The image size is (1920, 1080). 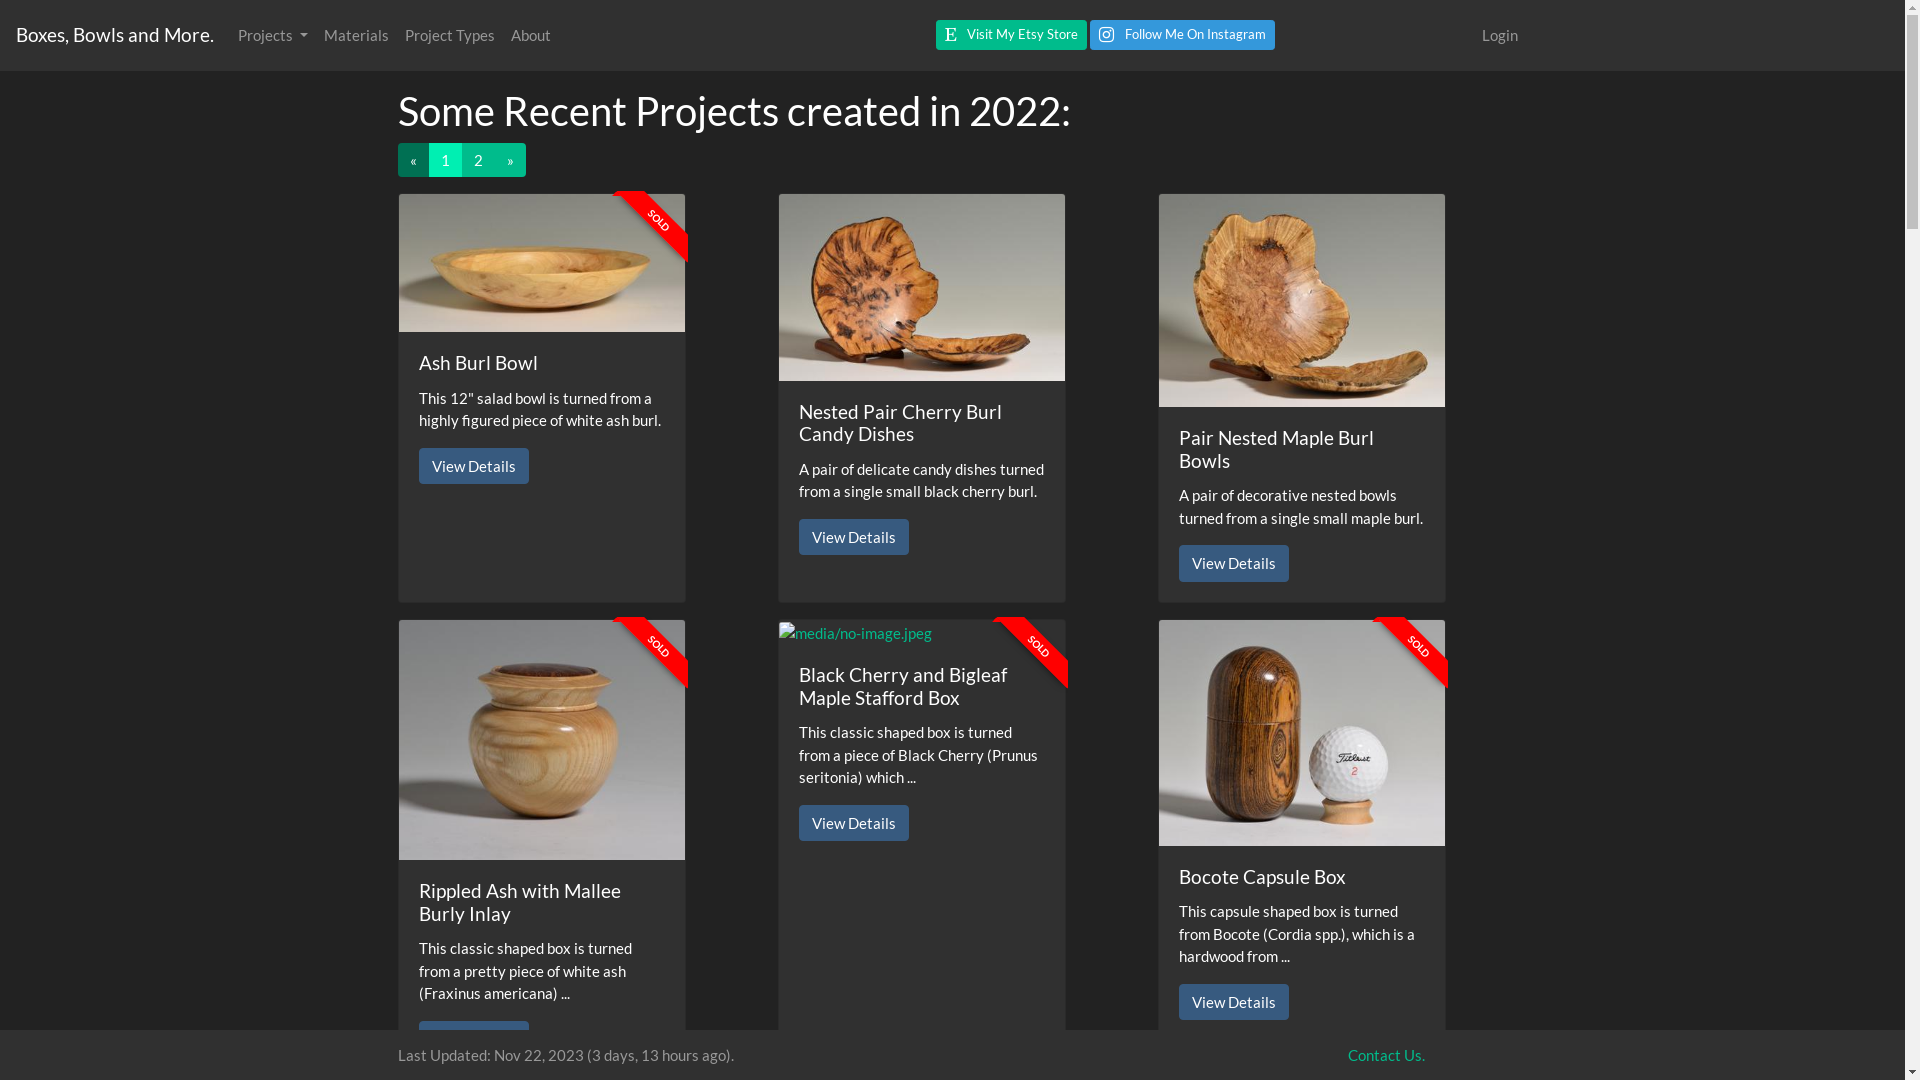 I want to click on 'Visit My Etsy Store', so click(x=1011, y=34).